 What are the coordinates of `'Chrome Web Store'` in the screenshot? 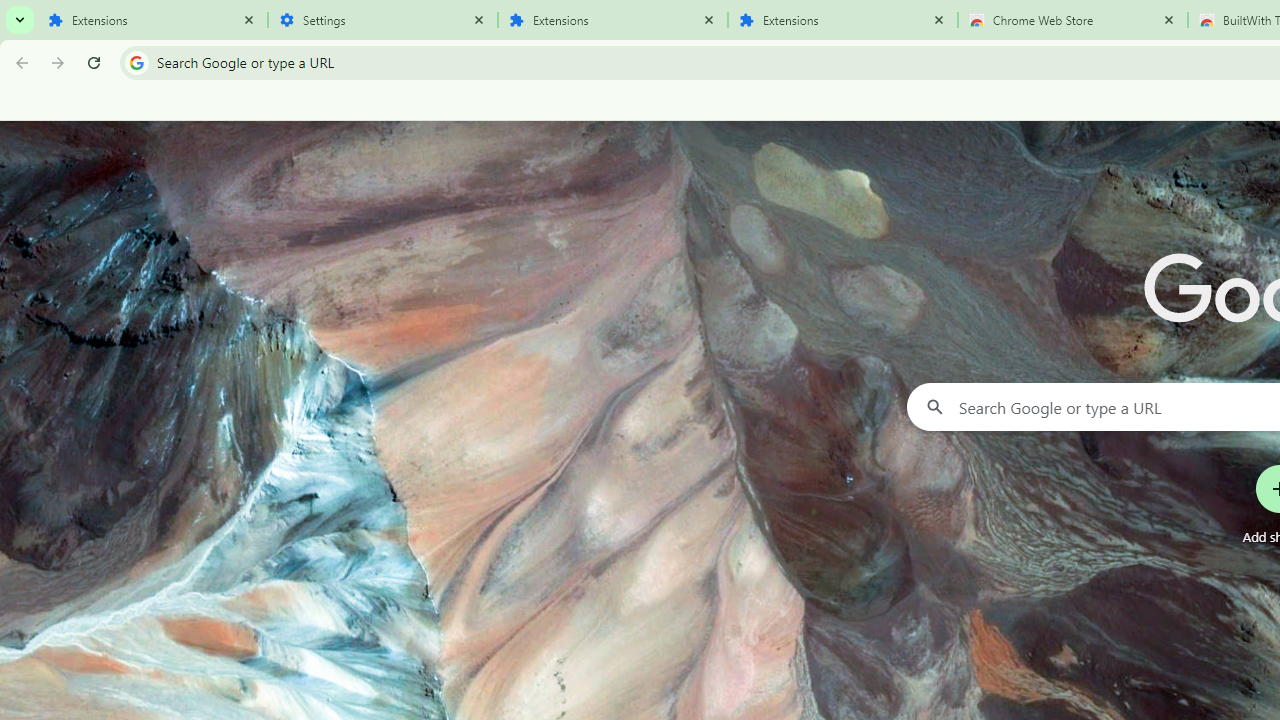 It's located at (1071, 20).